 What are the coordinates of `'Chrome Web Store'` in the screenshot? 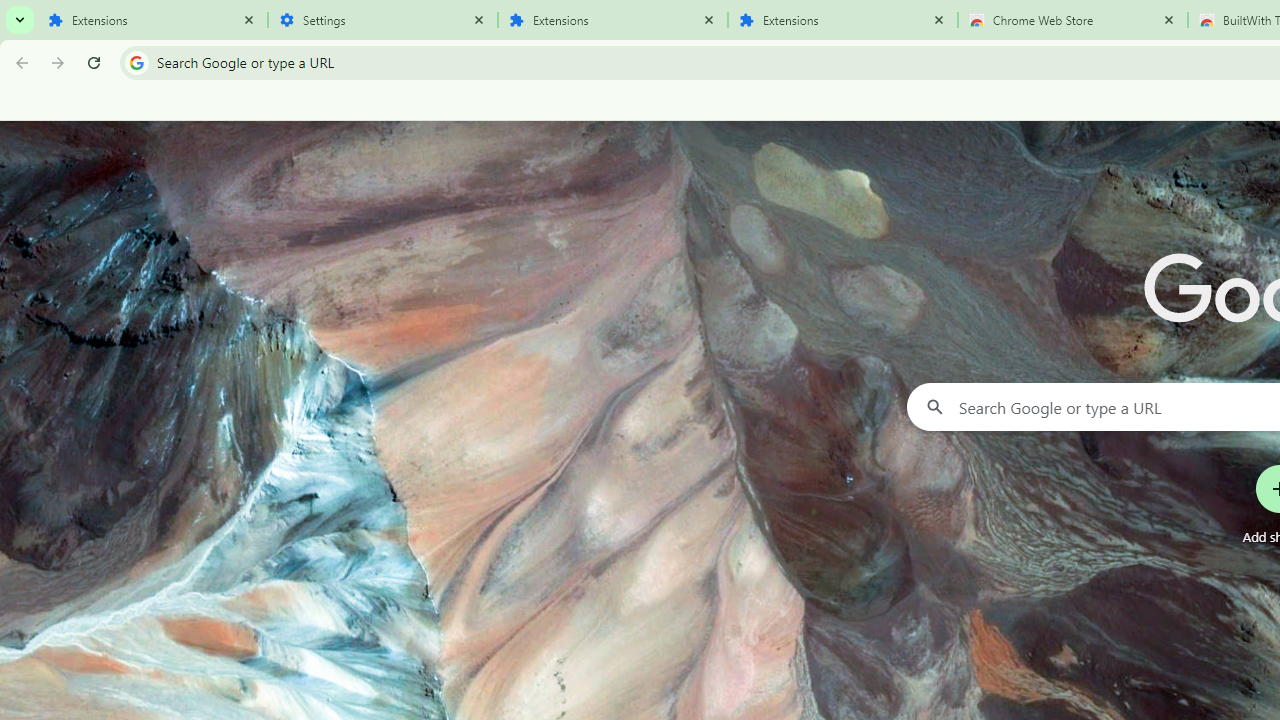 It's located at (1071, 20).